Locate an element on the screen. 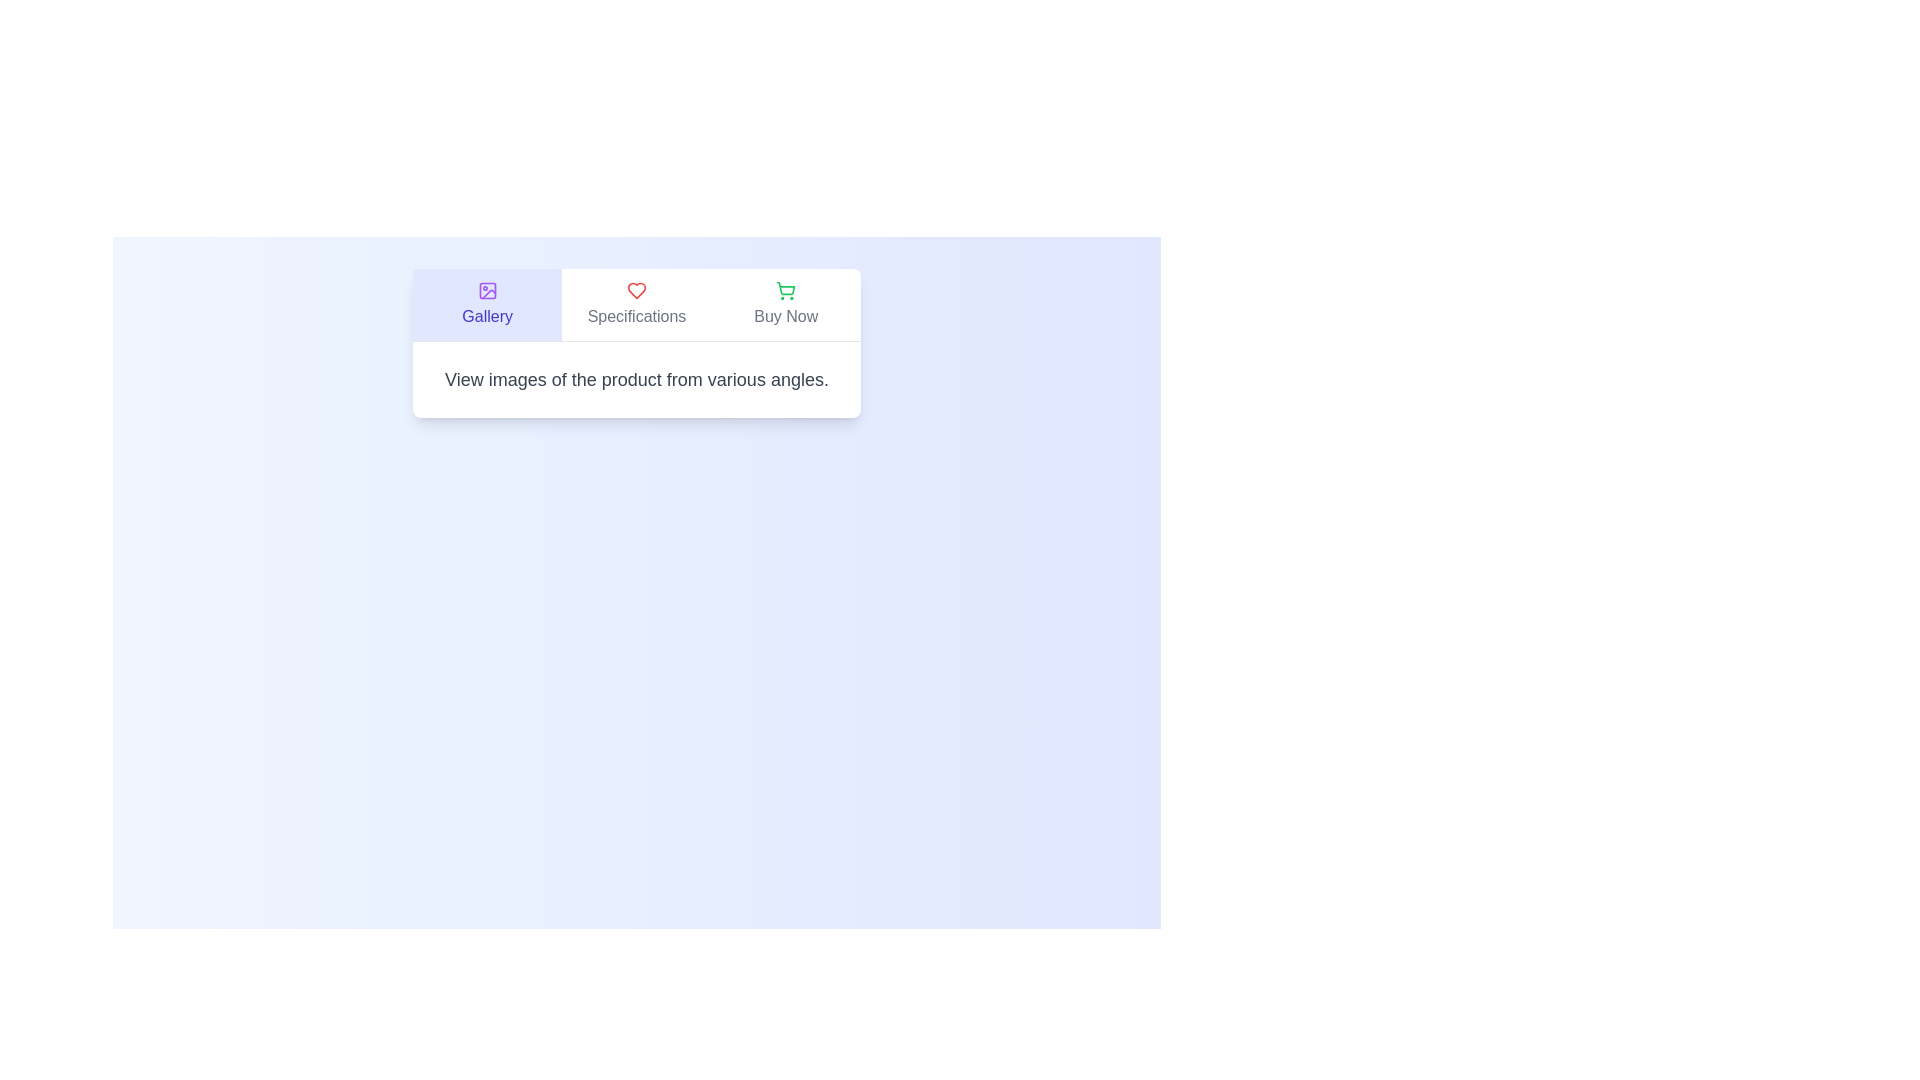 The width and height of the screenshot is (1920, 1080). the icon of the Specifications tab is located at coordinates (636, 290).